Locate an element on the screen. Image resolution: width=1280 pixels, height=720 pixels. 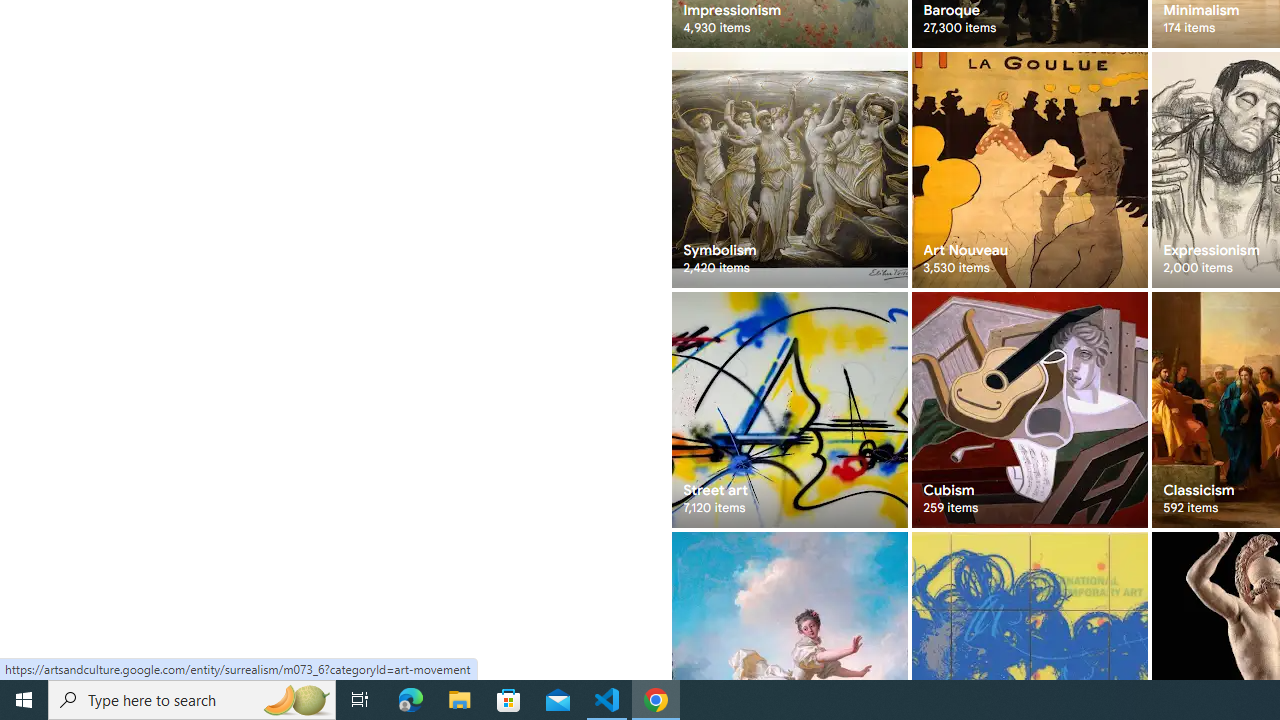
'Symbolism 2,420 items' is located at coordinates (788, 168).